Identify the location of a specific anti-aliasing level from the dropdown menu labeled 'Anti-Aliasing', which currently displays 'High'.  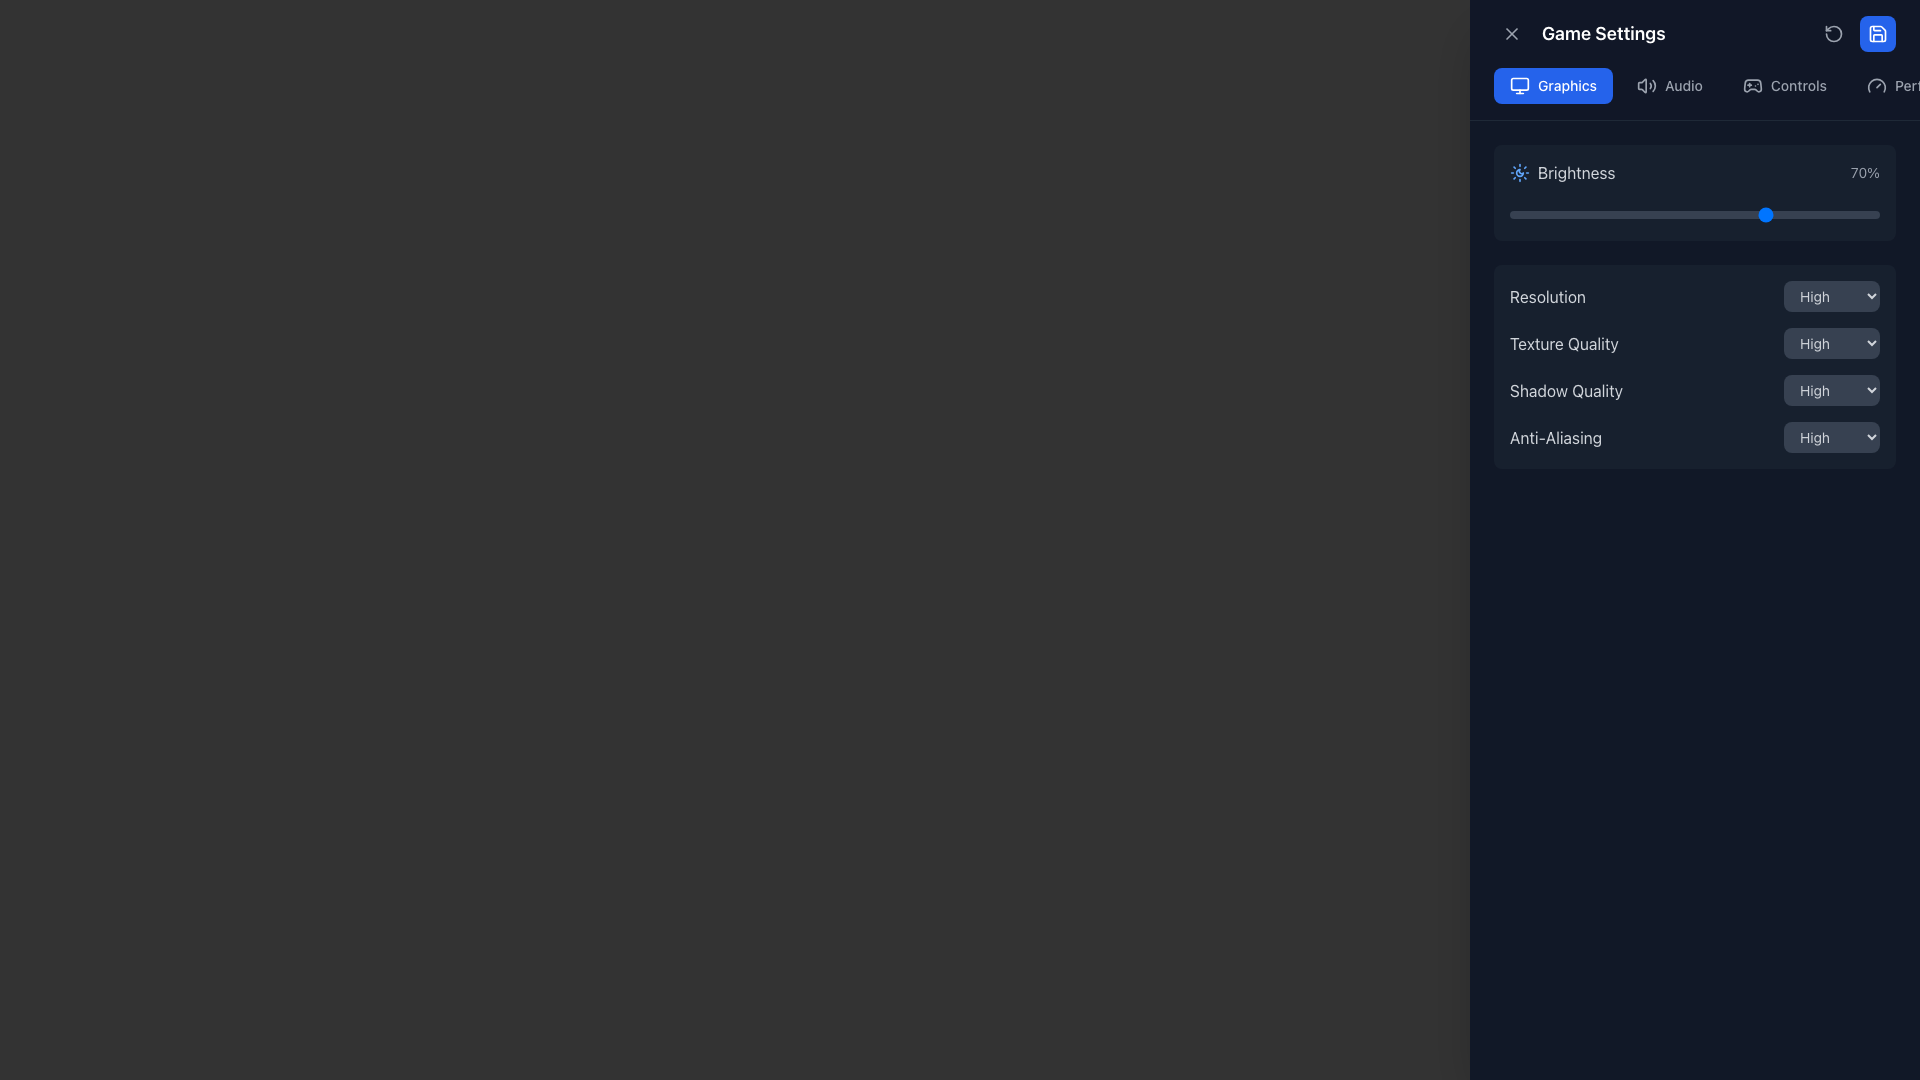
(1693, 436).